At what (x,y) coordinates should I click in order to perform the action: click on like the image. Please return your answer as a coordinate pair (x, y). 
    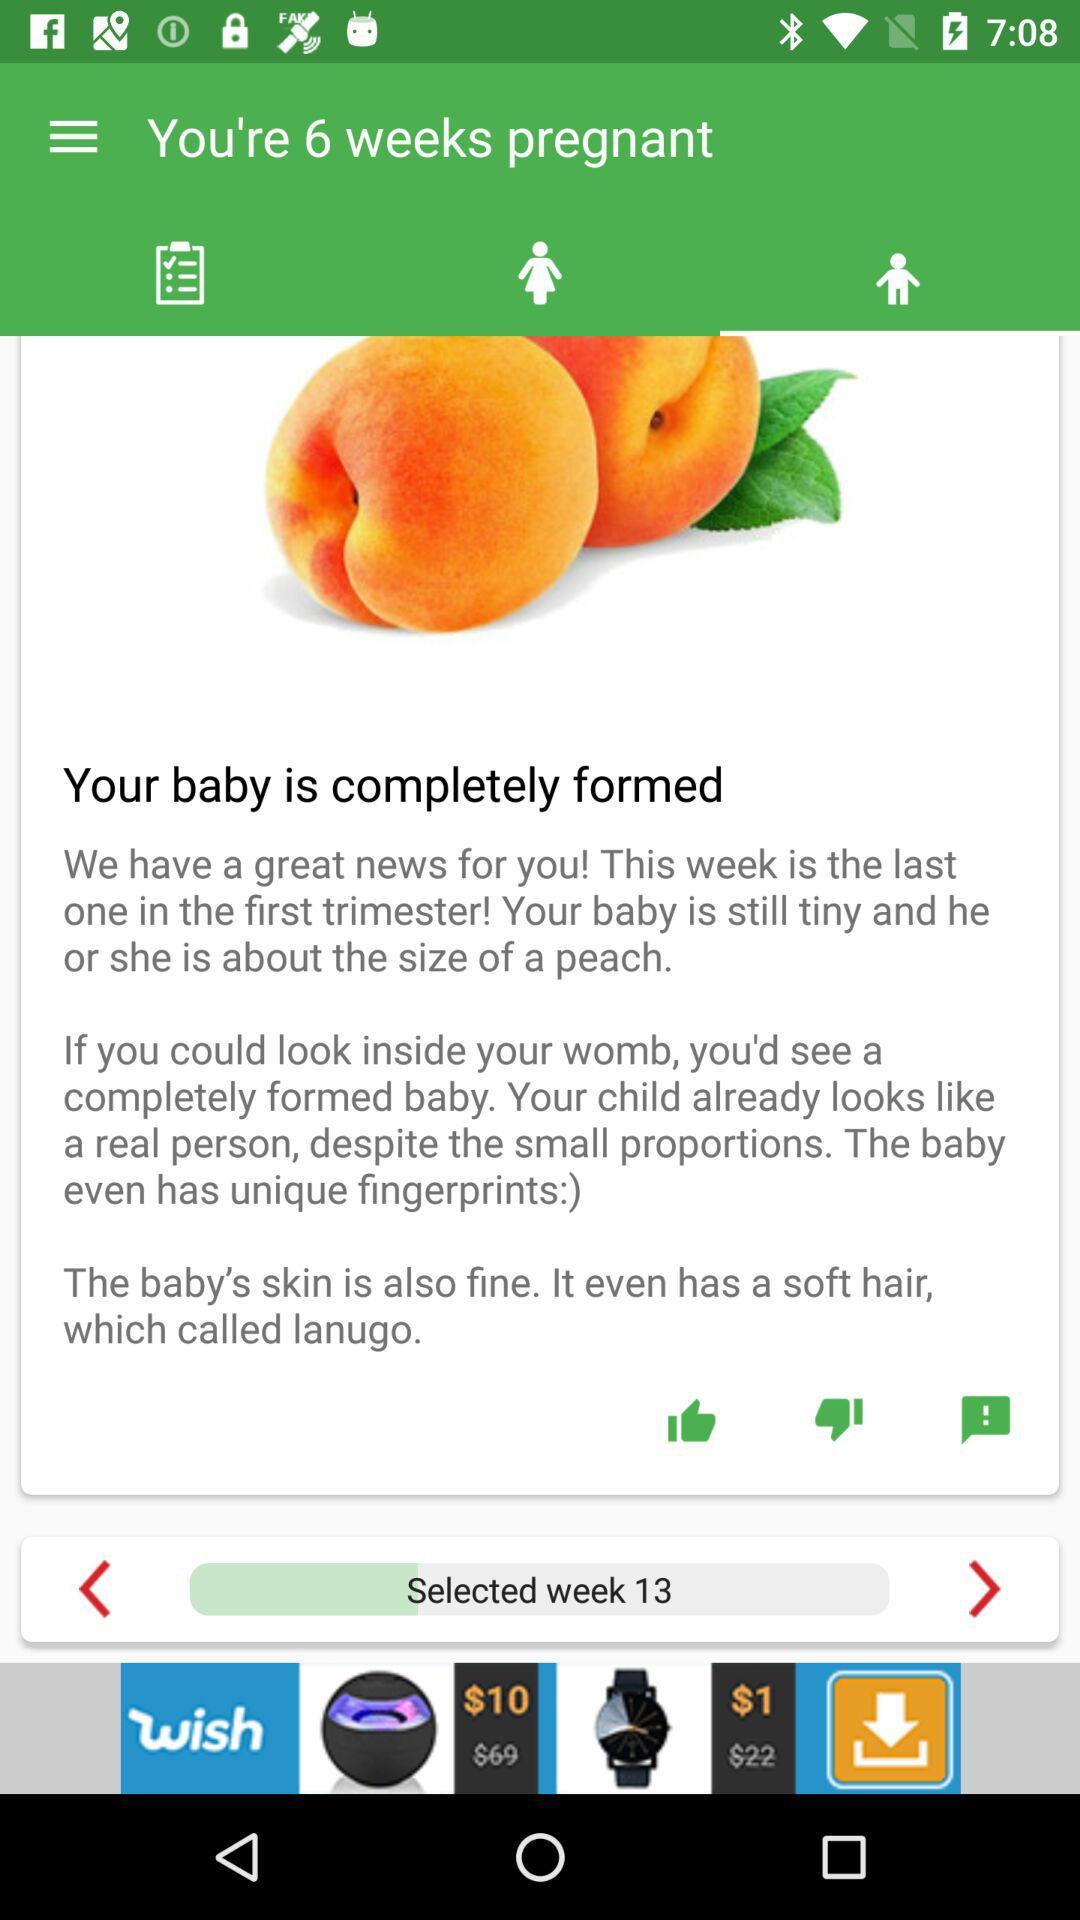
    Looking at the image, I should click on (690, 1418).